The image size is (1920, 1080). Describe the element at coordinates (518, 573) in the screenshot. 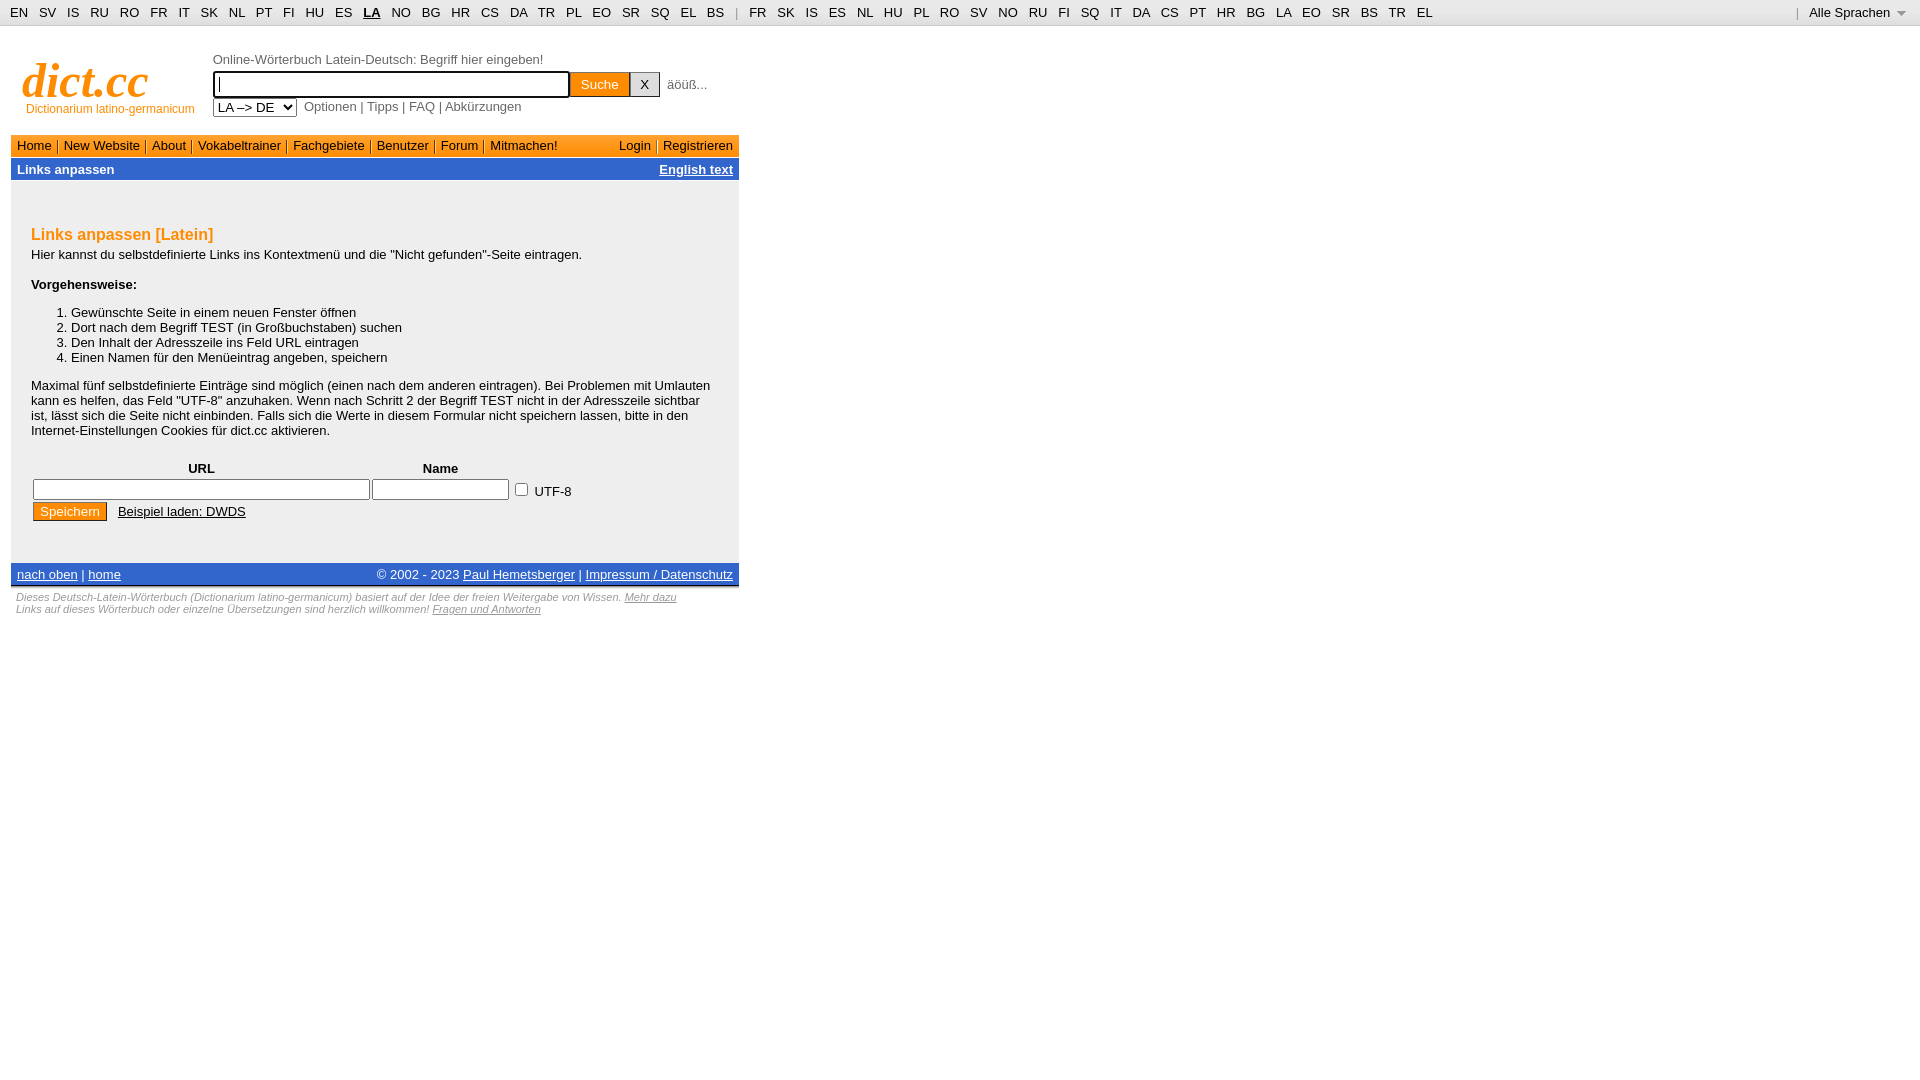

I see `'Paul Hemetsberger'` at that location.